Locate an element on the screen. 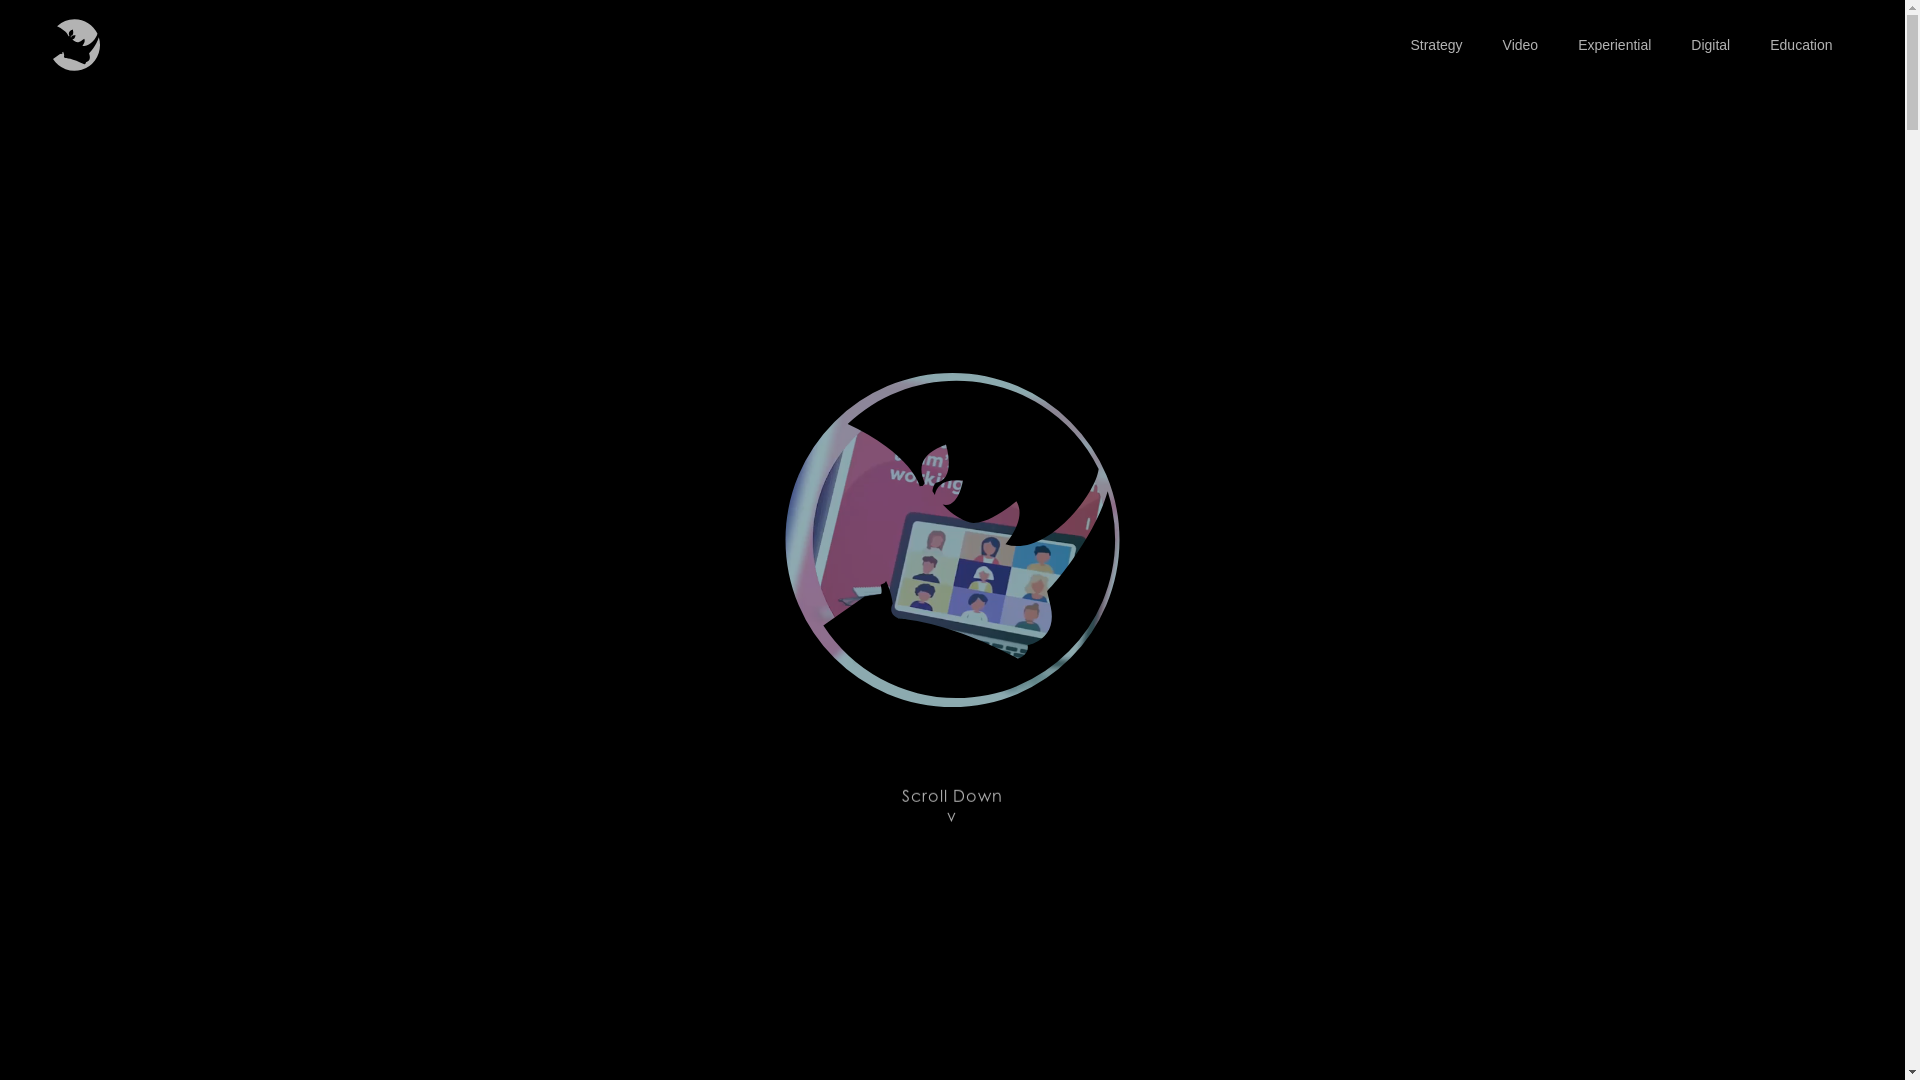 The width and height of the screenshot is (1920, 1080). 'Digital' is located at coordinates (1709, 45).